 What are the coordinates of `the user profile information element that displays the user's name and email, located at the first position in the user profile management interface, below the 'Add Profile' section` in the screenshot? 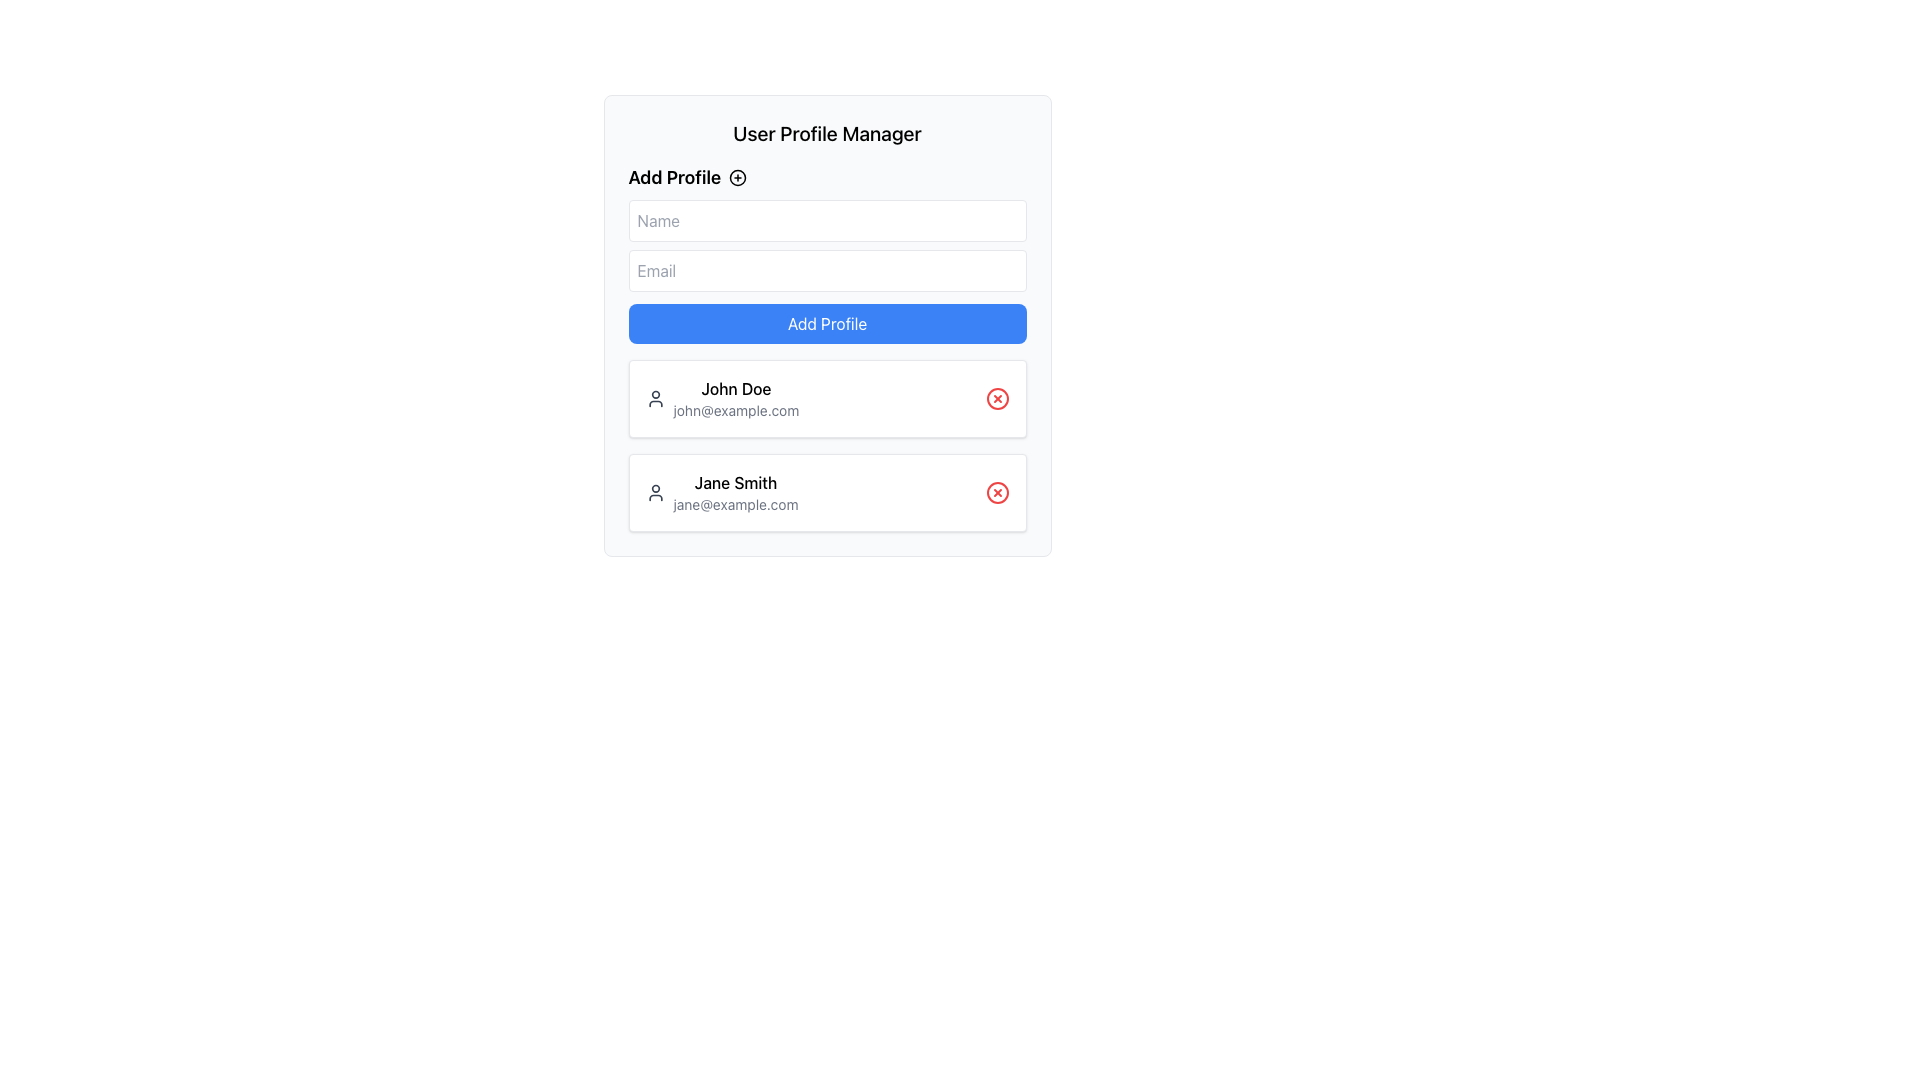 It's located at (735, 398).